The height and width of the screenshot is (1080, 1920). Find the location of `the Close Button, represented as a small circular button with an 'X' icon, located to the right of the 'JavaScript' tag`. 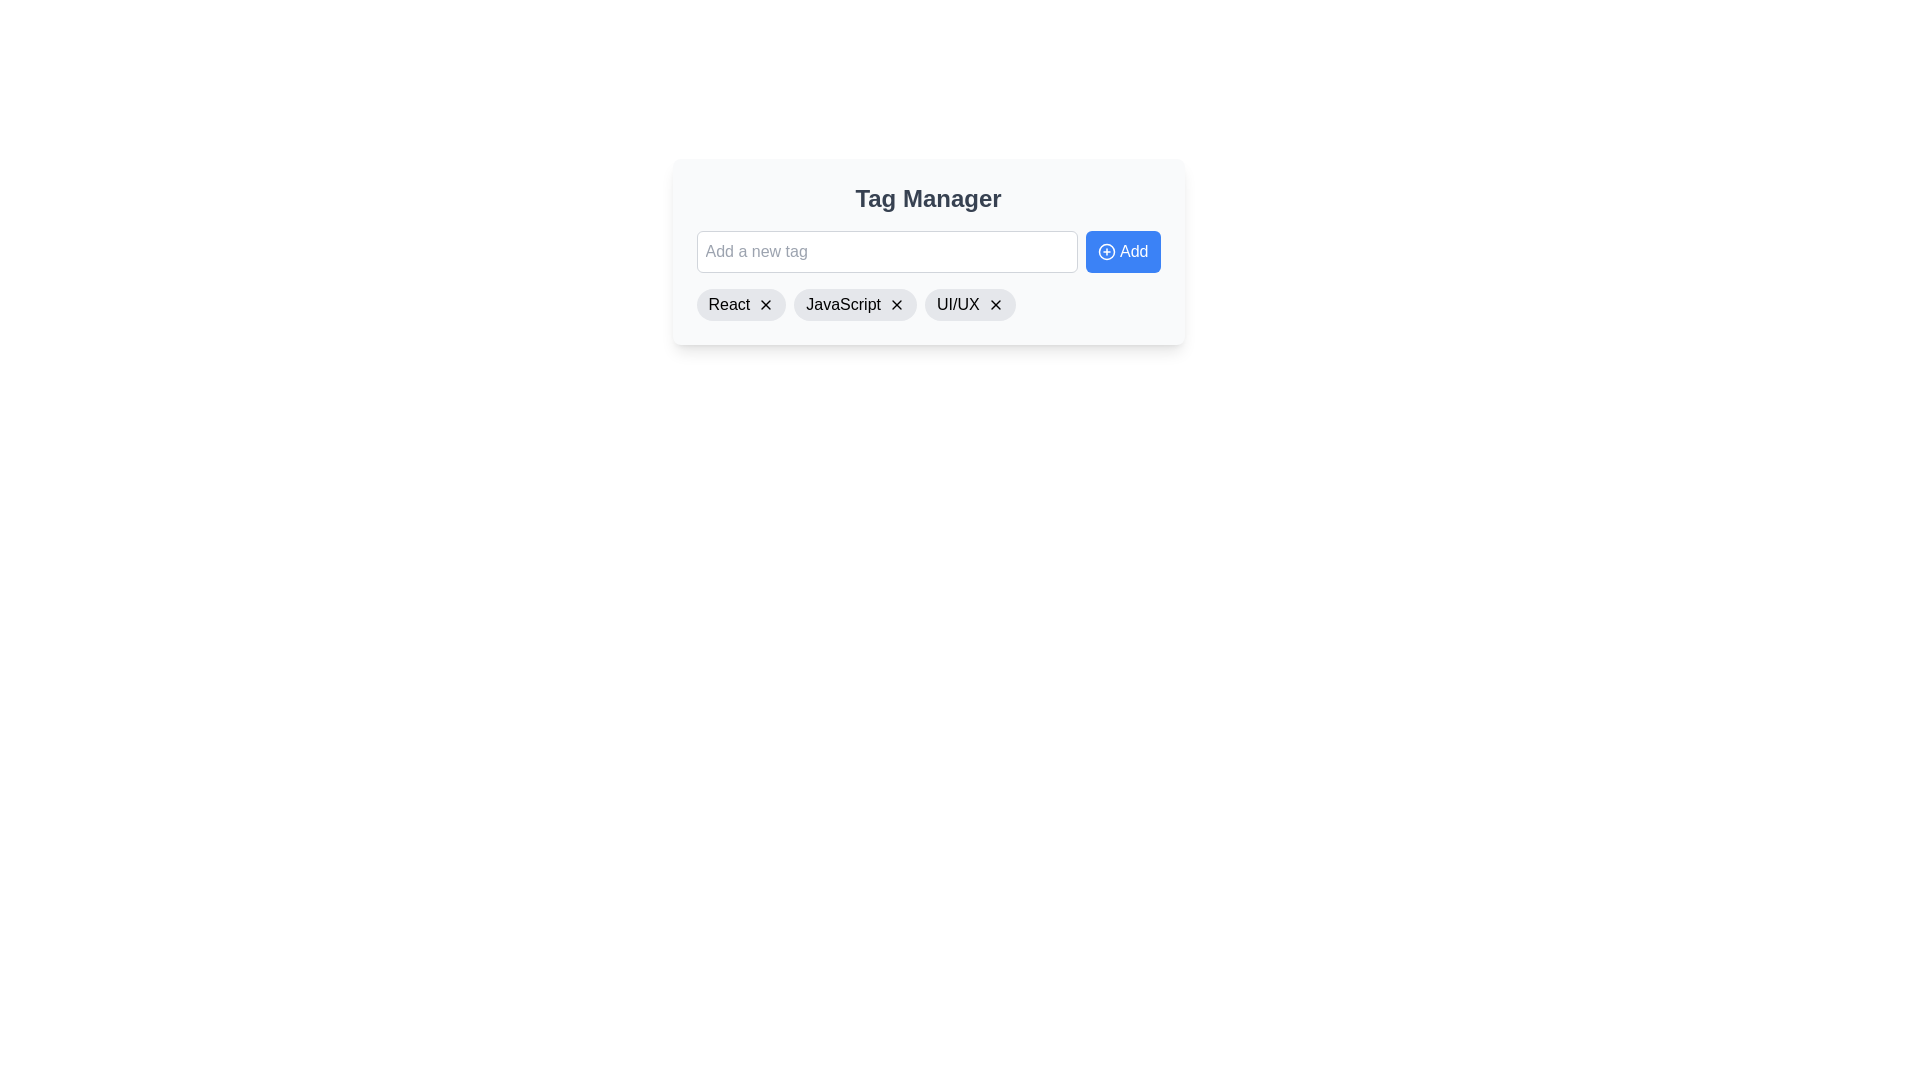

the Close Button, represented as a small circular button with an 'X' icon, located to the right of the 'JavaScript' tag is located at coordinates (896, 304).